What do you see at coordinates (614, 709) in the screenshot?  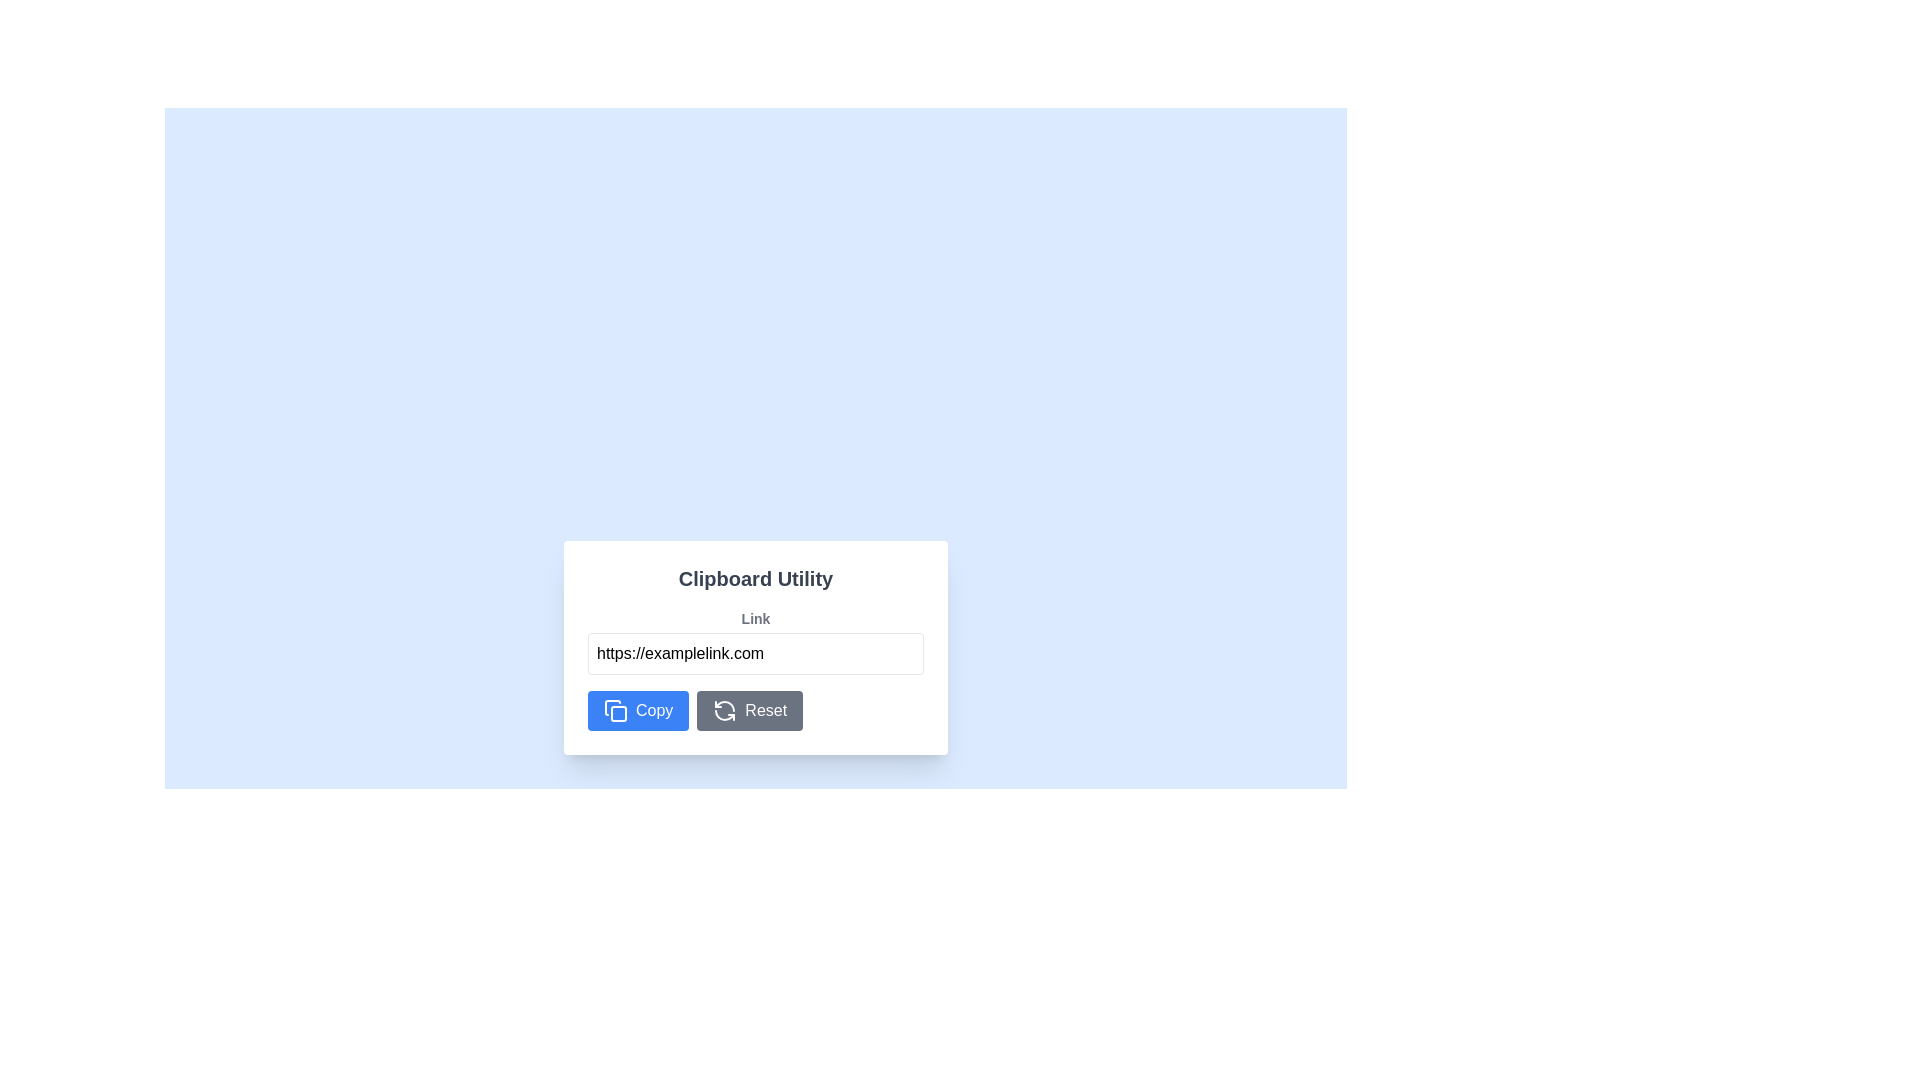 I see `the 'copy' icon located to the left of the 'Copy' button at the bottom-left corner of the central card` at bounding box center [614, 709].